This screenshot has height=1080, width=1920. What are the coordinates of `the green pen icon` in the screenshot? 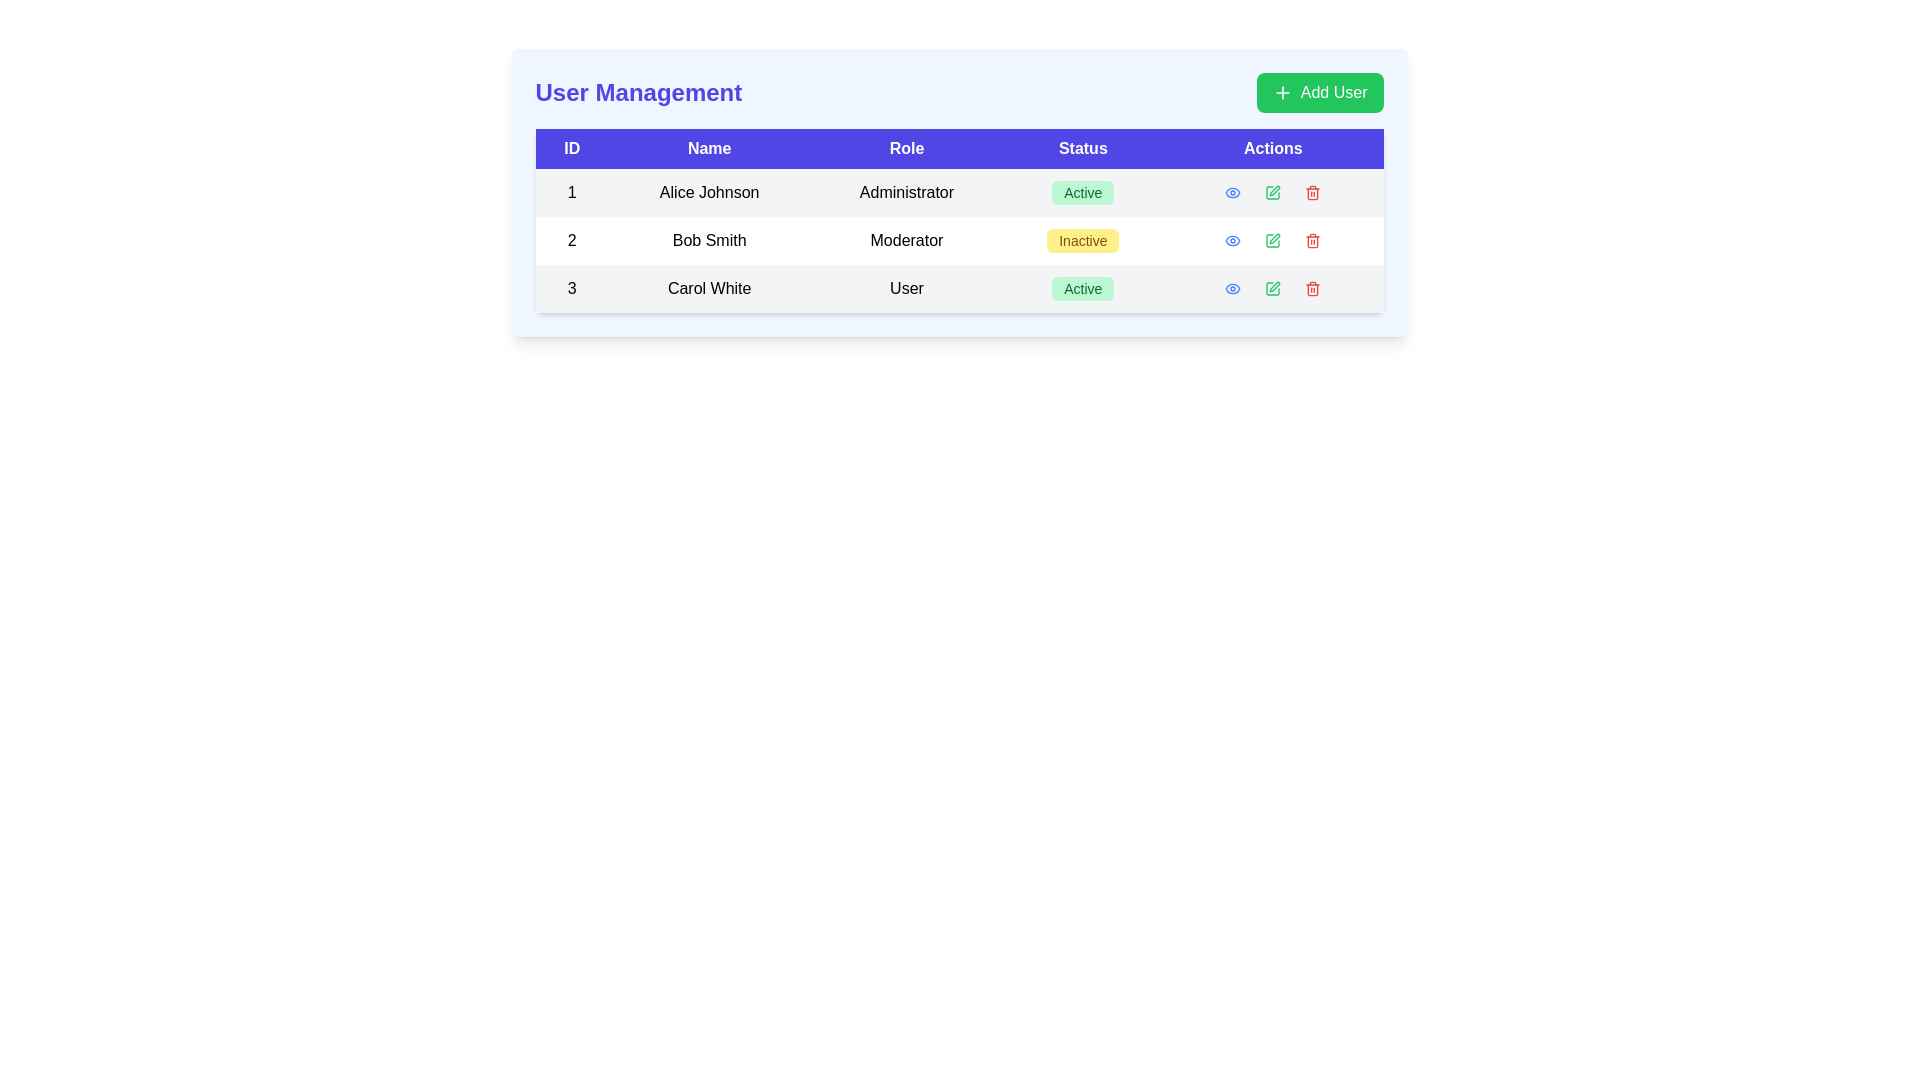 It's located at (1272, 192).